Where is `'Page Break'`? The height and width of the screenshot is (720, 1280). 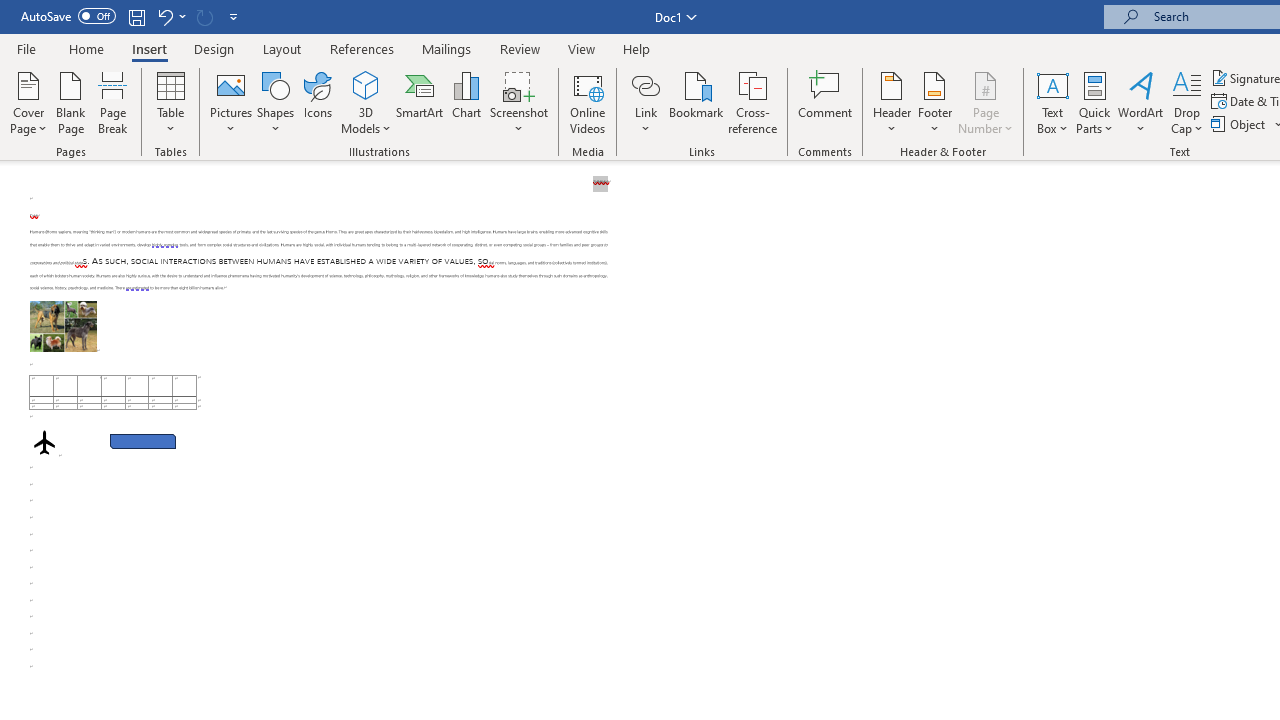
'Page Break' is located at coordinates (112, 103).